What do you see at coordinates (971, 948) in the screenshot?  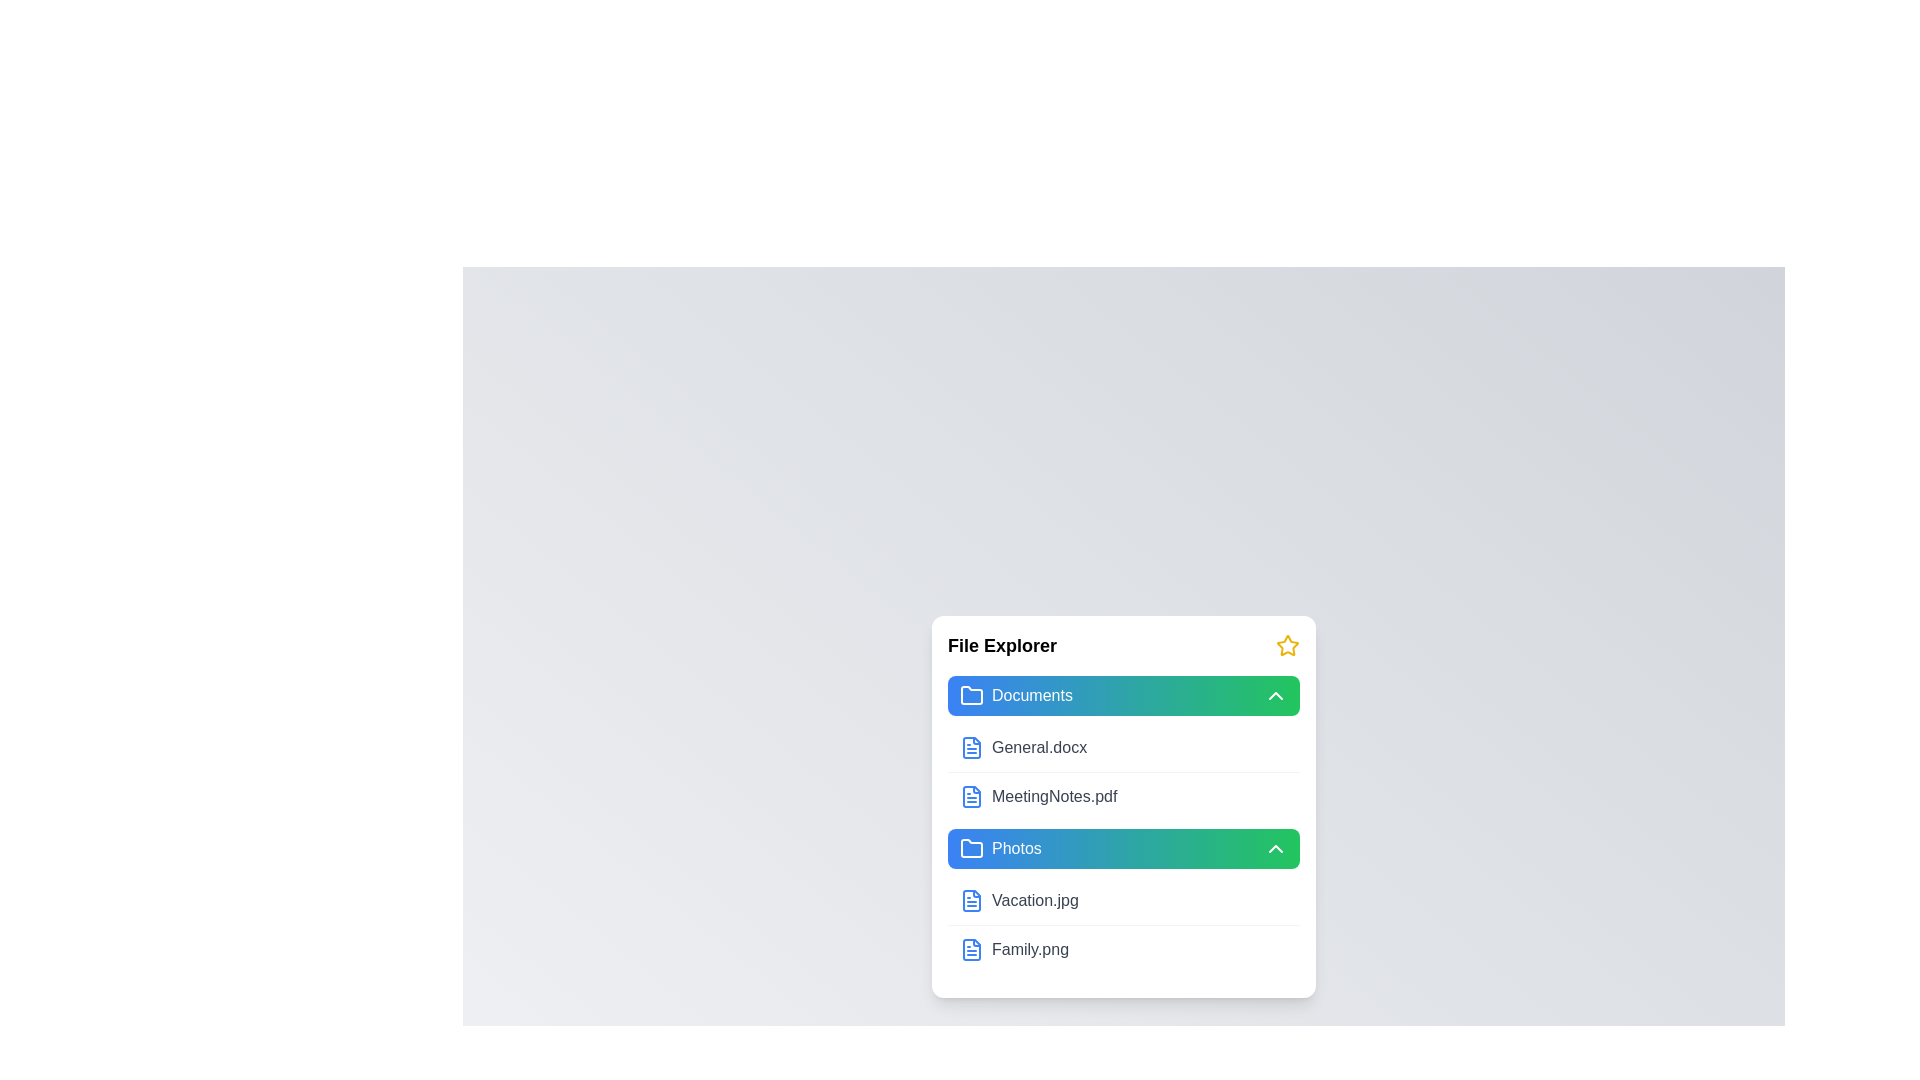 I see `the file Family.png to select it` at bounding box center [971, 948].